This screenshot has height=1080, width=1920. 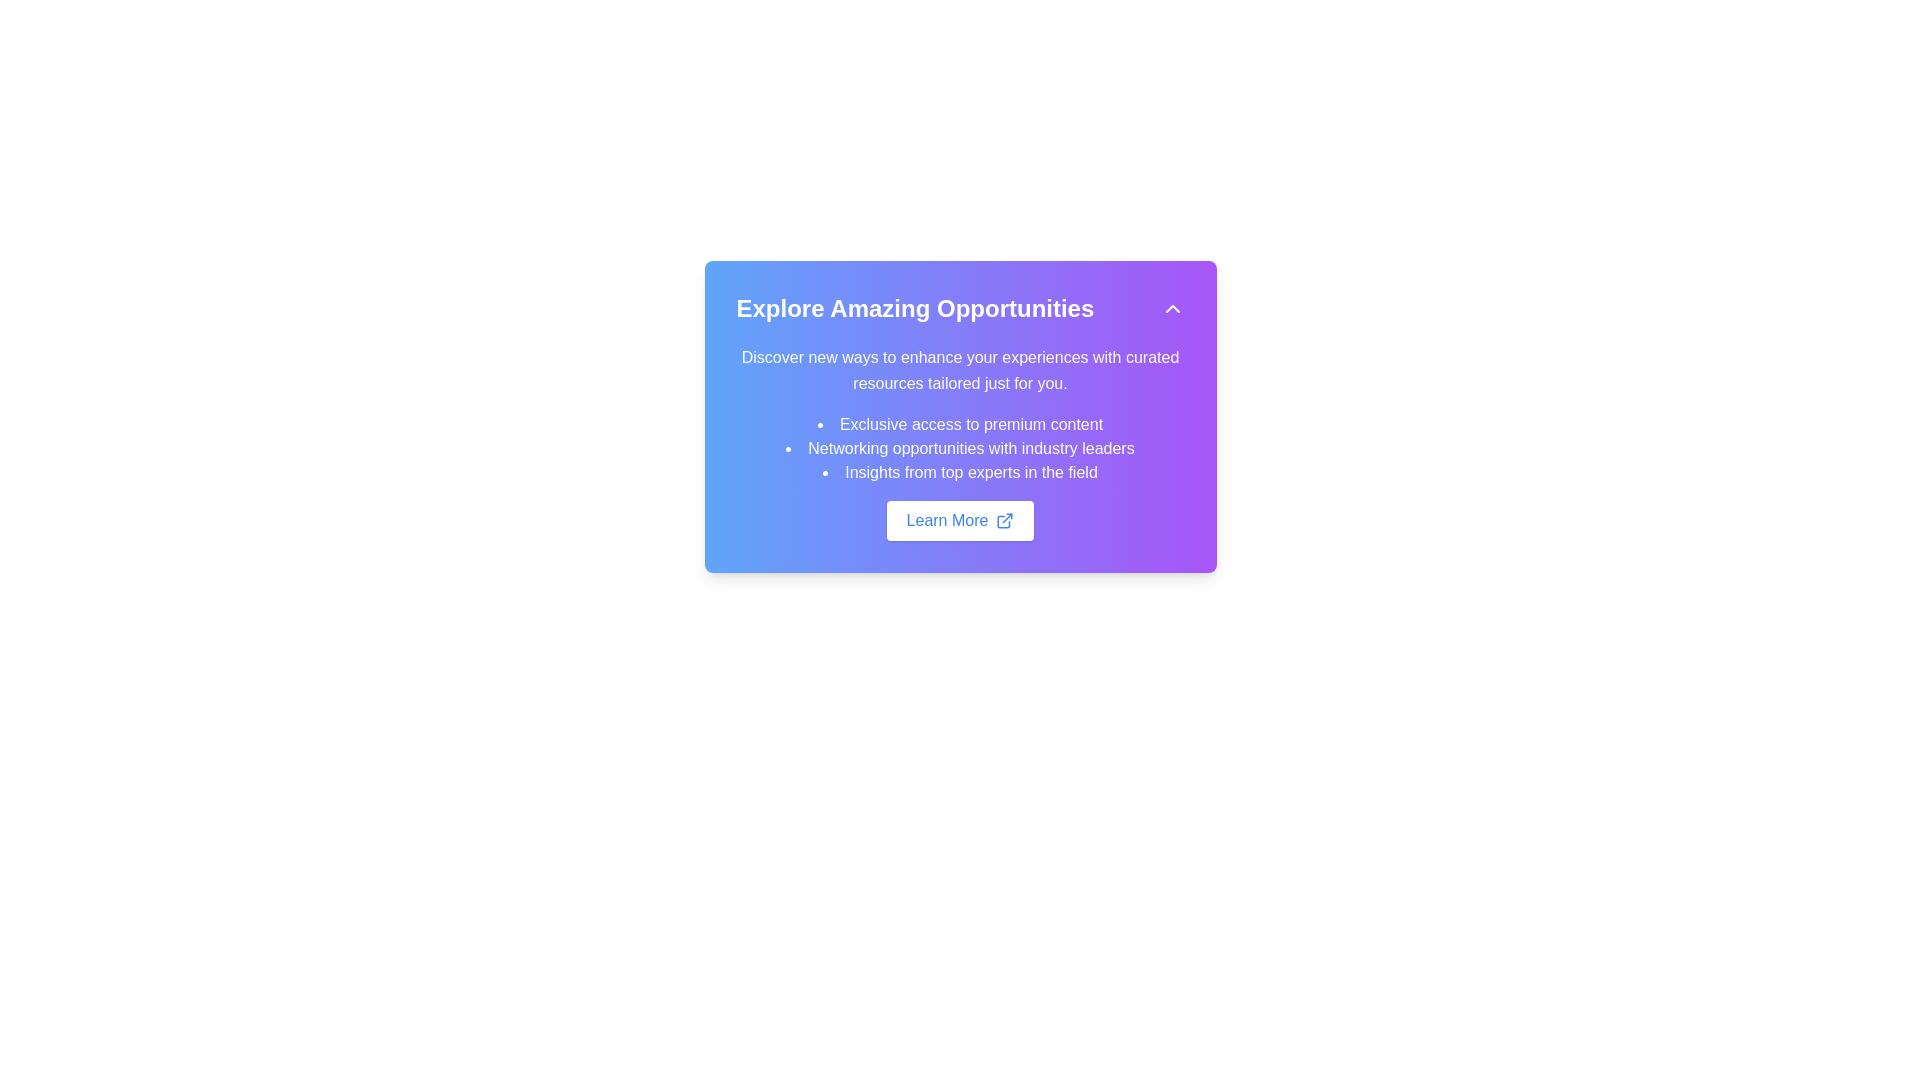 I want to click on the upward-pointing arrow button, which is white and located at the top-right corner of the 'Explore Amazing Opportunities' panel, so click(x=1172, y=308).